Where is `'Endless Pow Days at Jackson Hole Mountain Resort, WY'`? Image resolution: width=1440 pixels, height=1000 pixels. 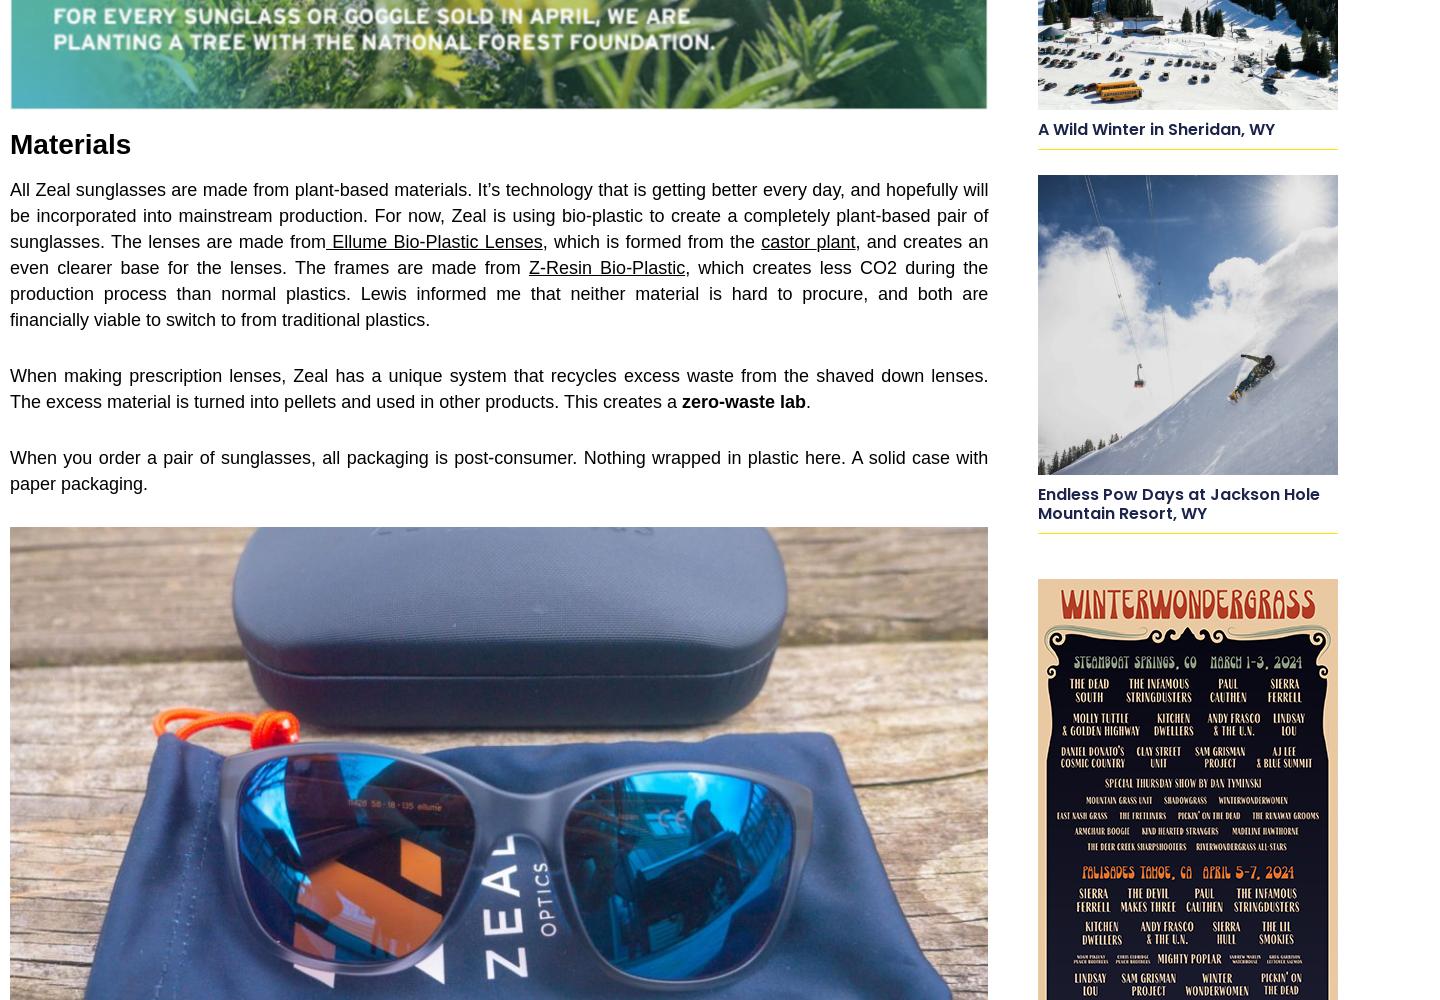
'Endless Pow Days at Jackson Hole Mountain Resort, WY' is located at coordinates (1178, 503).